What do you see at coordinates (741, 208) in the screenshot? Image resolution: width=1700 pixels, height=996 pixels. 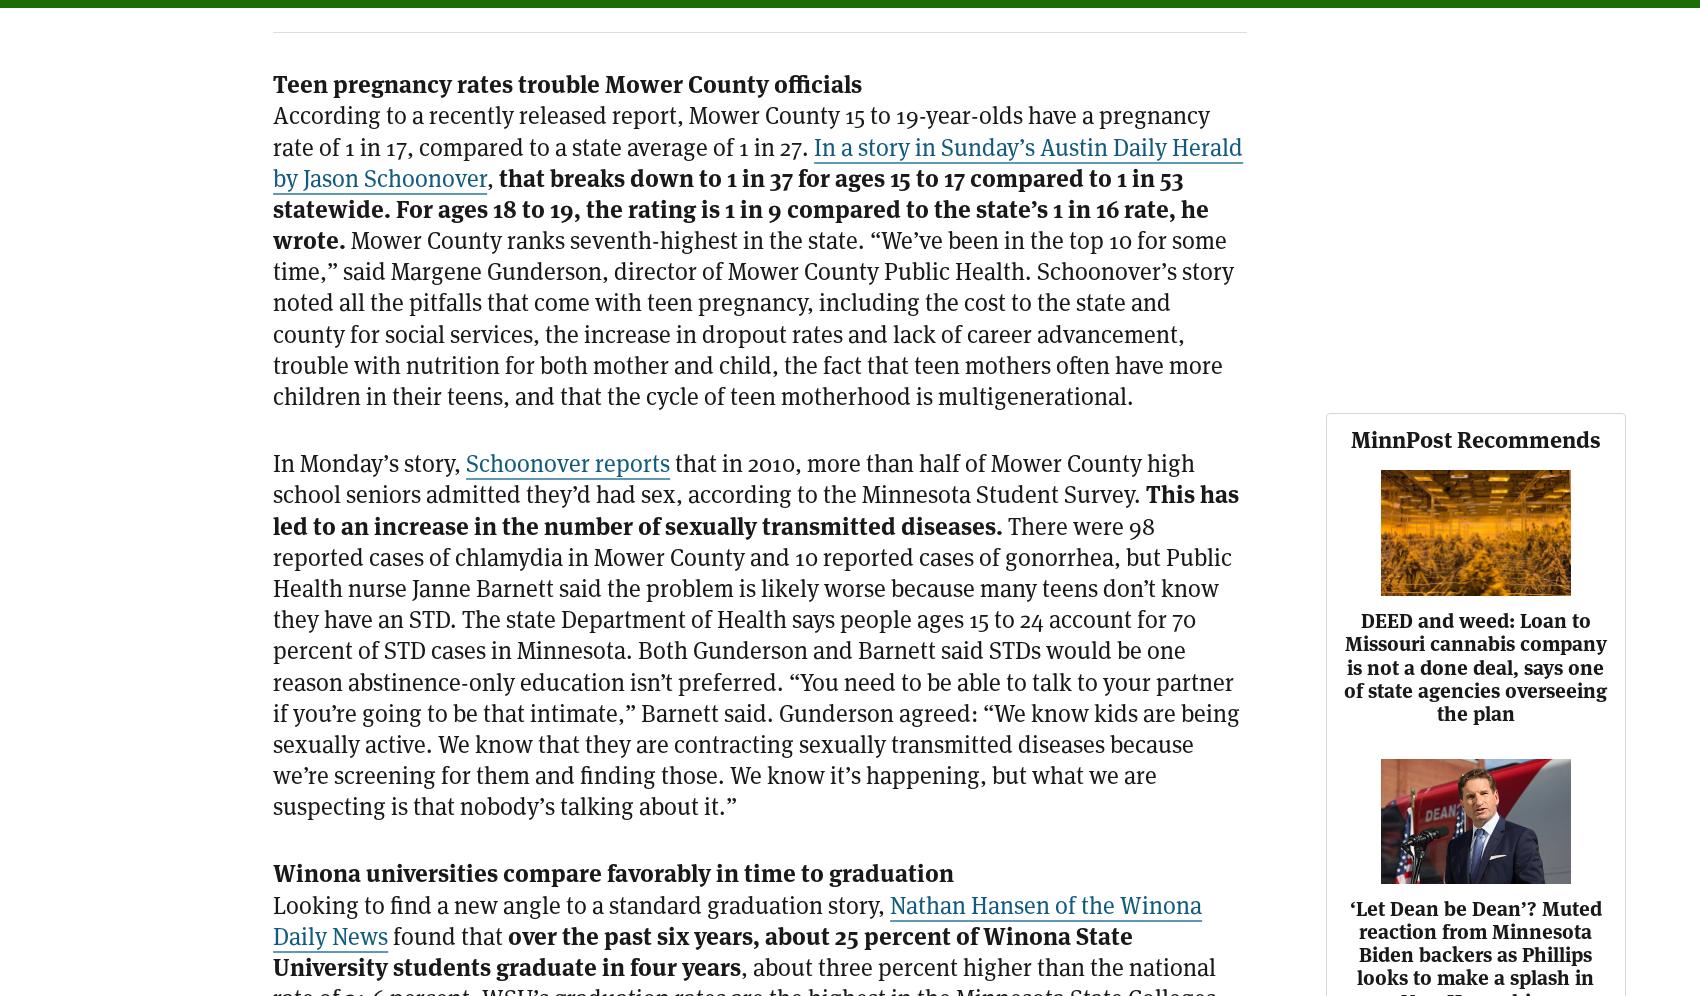 I see `'breaks down to 1 in 37 for ages 15 to 17 compared to 1 in 53 statewide. For ages 18 to 19, the rating is 1 in 9 compared to the state’s 1 in 16 rate, he wrote.'` at bounding box center [741, 208].